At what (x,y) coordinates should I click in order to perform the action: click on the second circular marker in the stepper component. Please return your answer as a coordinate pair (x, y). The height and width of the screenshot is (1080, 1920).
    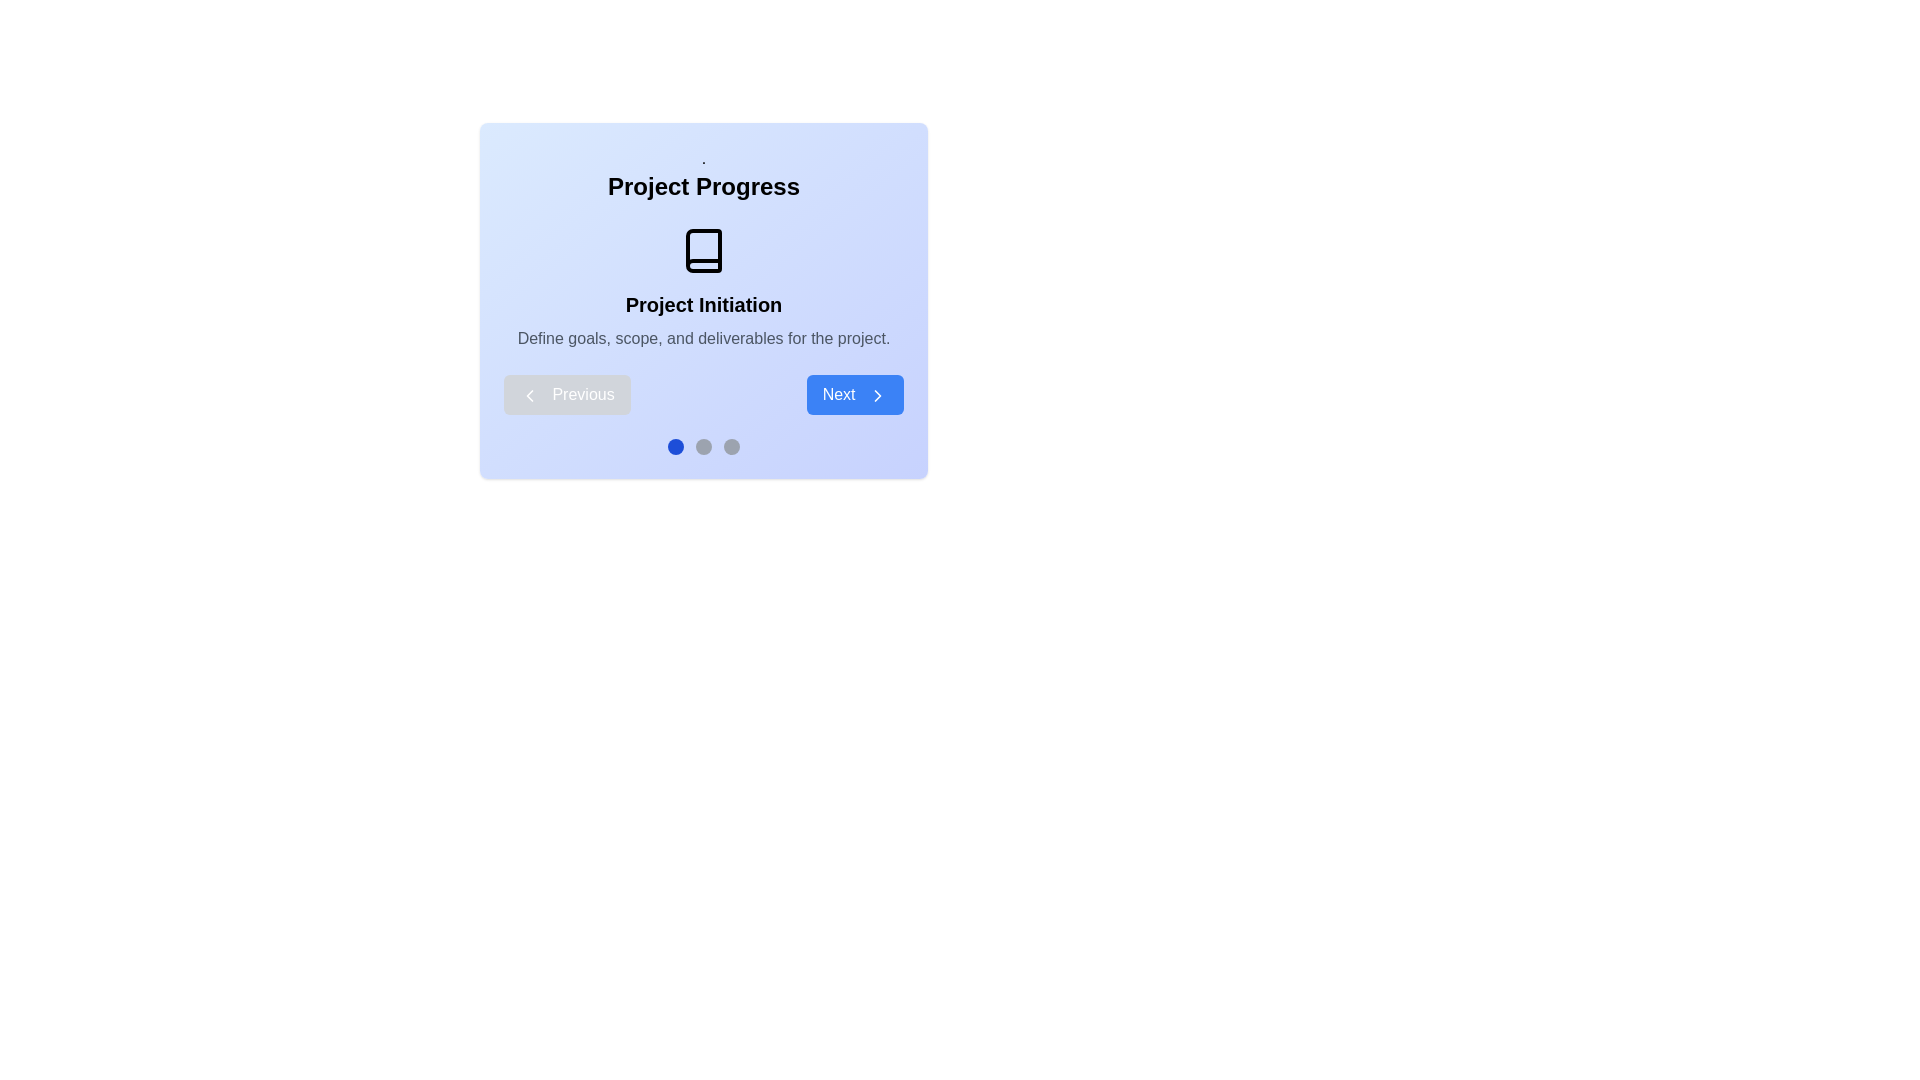
    Looking at the image, I should click on (704, 446).